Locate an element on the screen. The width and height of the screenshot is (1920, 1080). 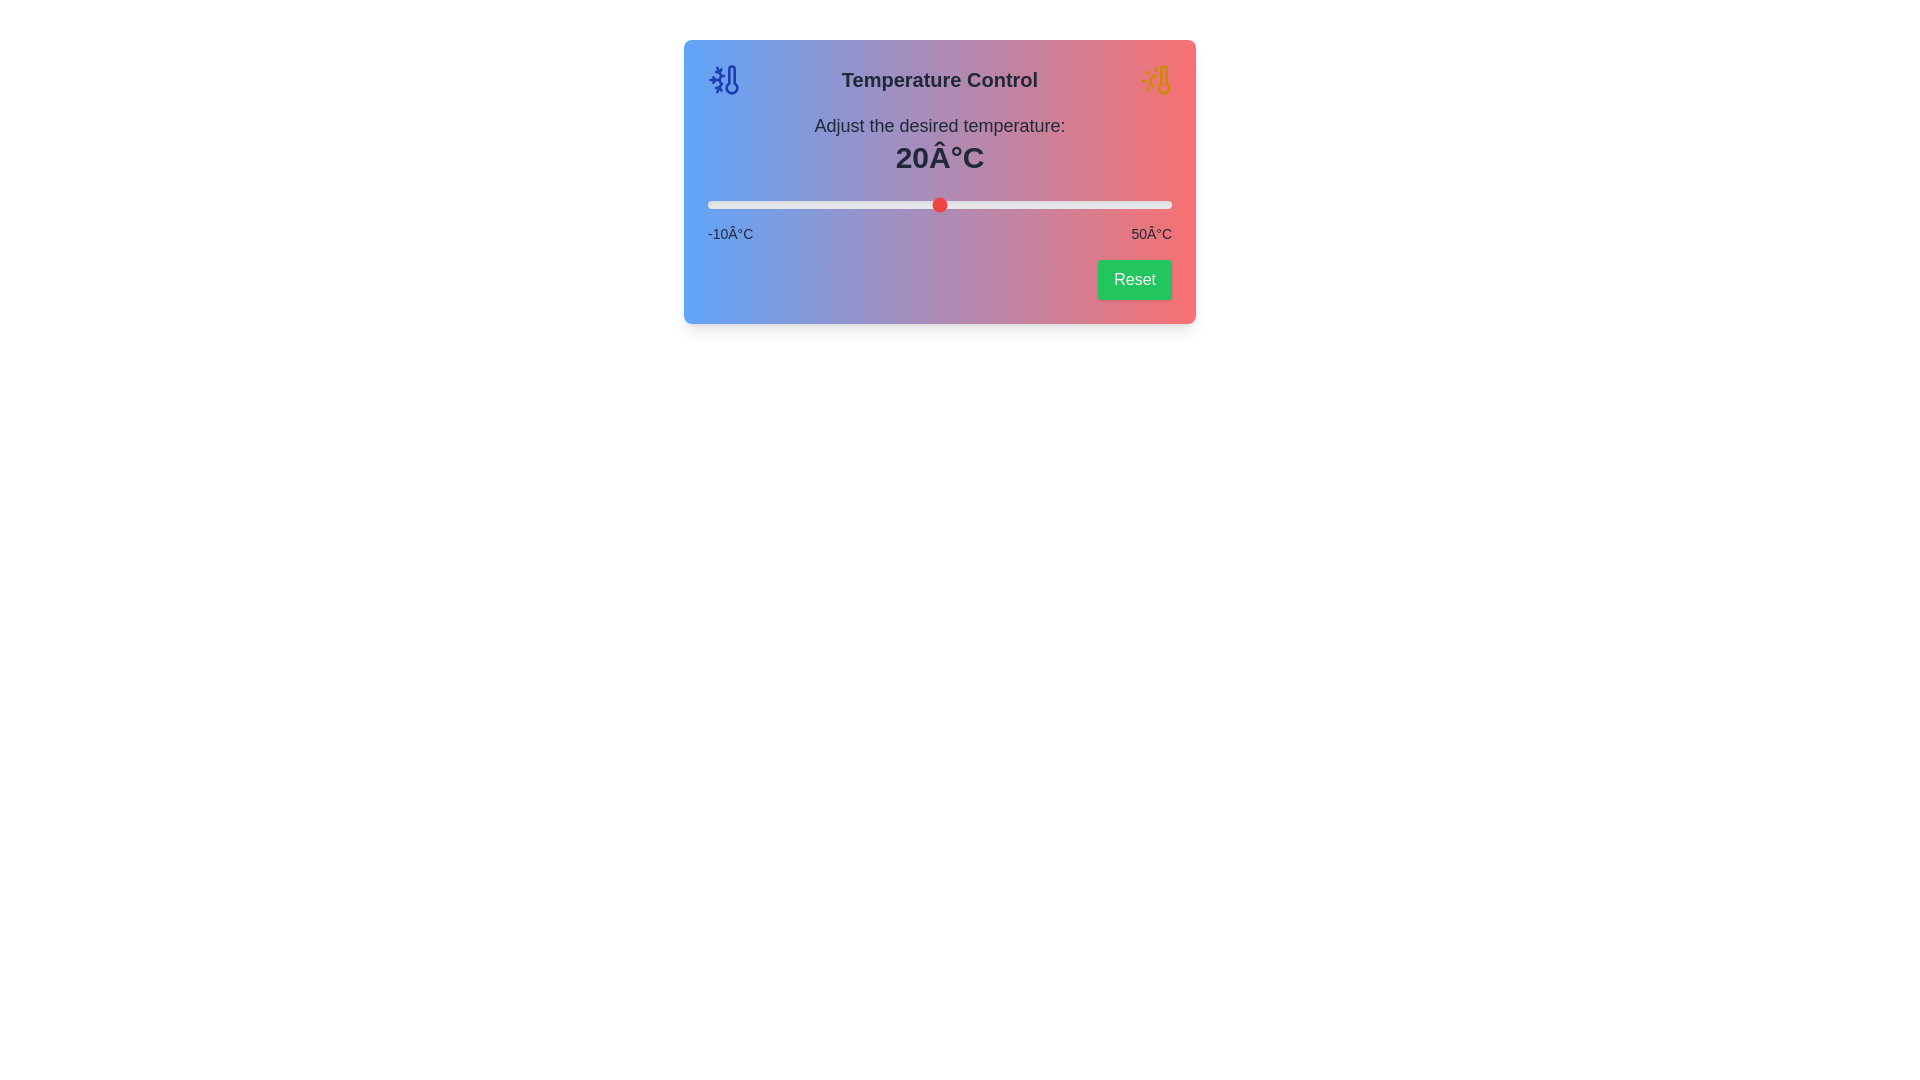
the slider to set the temperature to 7°C is located at coordinates (839, 204).